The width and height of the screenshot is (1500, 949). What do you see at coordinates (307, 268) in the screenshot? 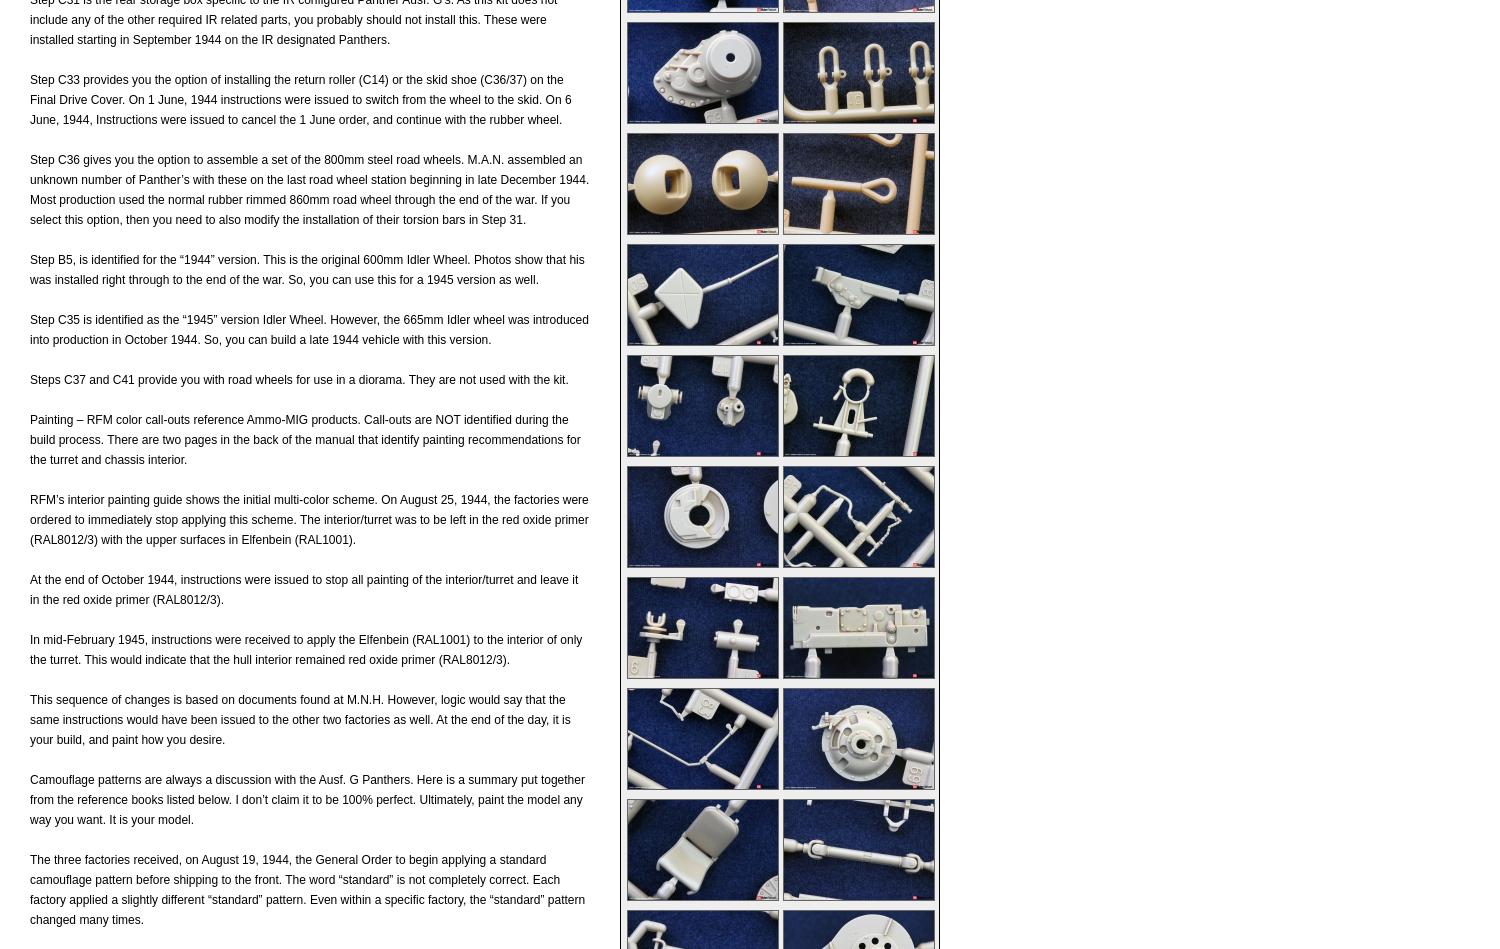
I see `'Step B5, is identified for the “1944” version. This is the original 600mm Idler Wheel. Photos show that his was installed right through to the end of the war. So, you can use this for a 1945 version as well.'` at bounding box center [307, 268].